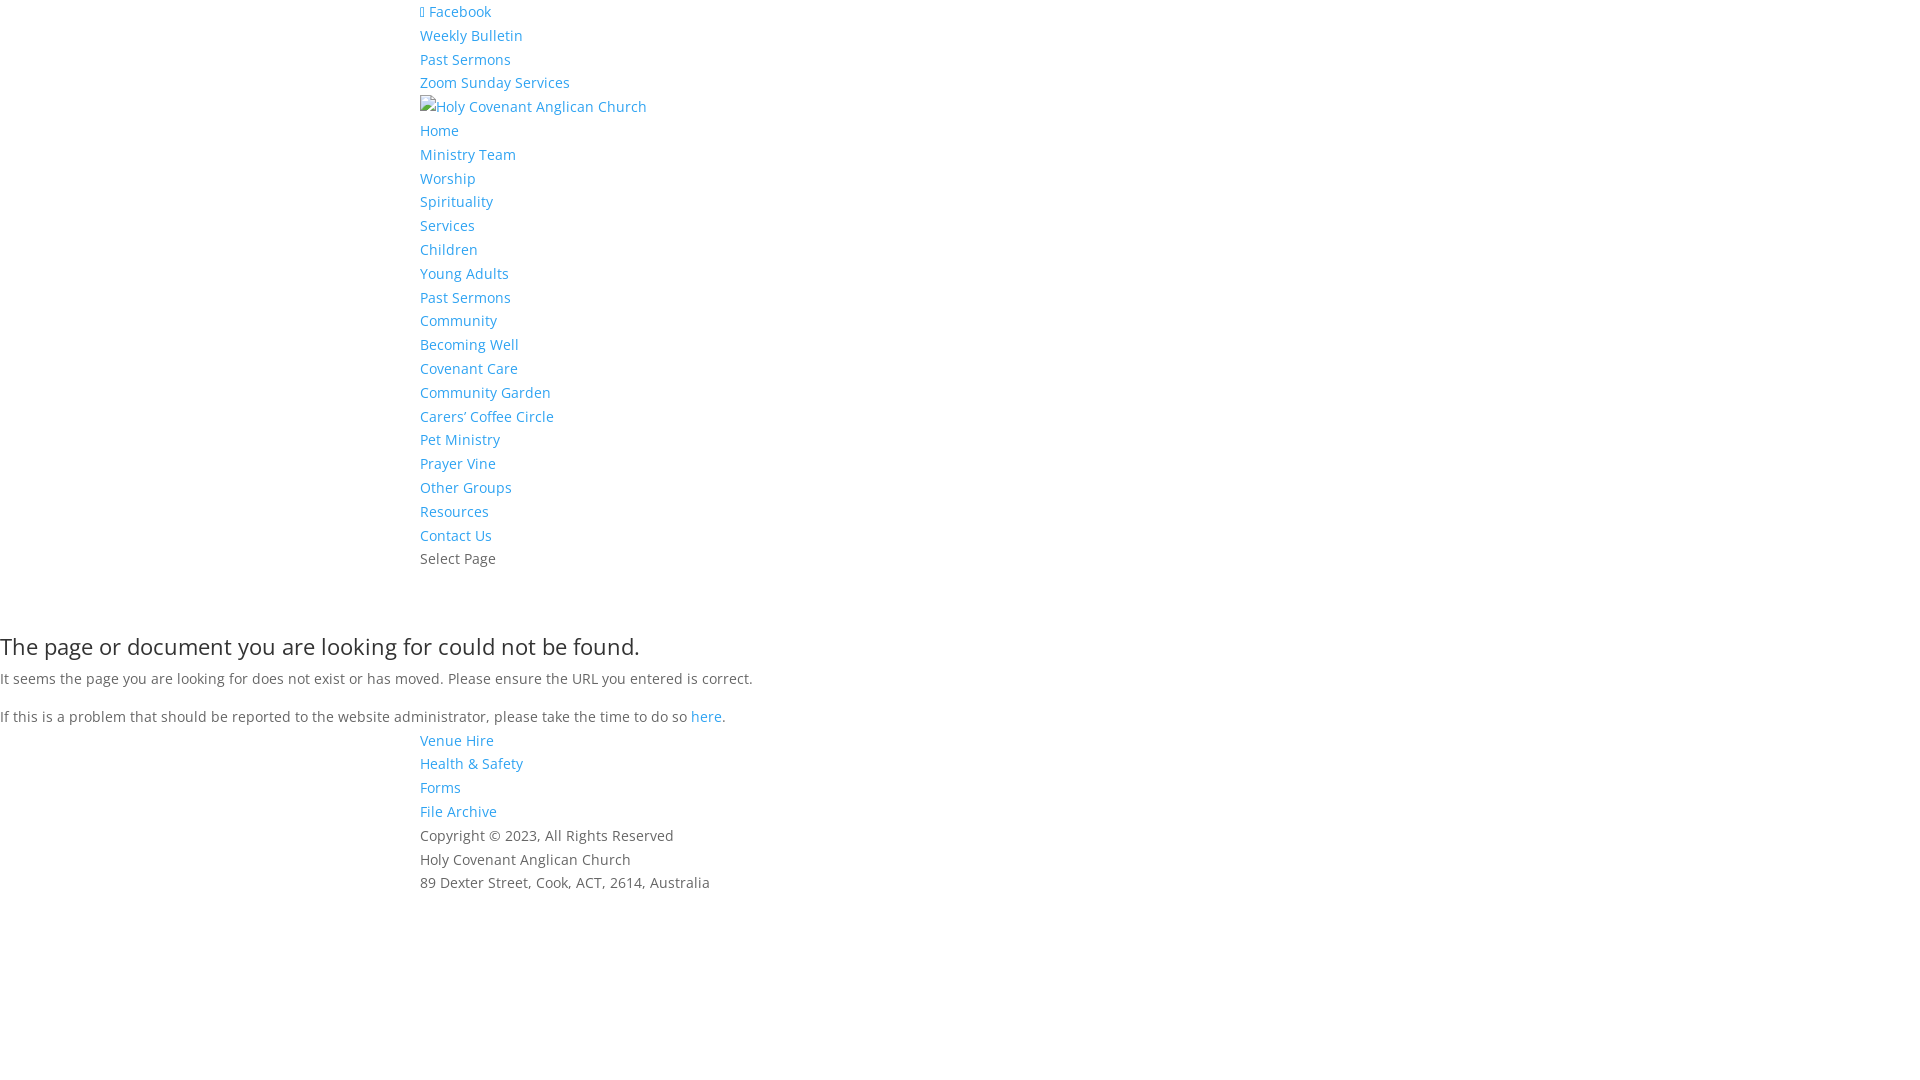  What do you see at coordinates (456, 463) in the screenshot?
I see `'Prayer Vine'` at bounding box center [456, 463].